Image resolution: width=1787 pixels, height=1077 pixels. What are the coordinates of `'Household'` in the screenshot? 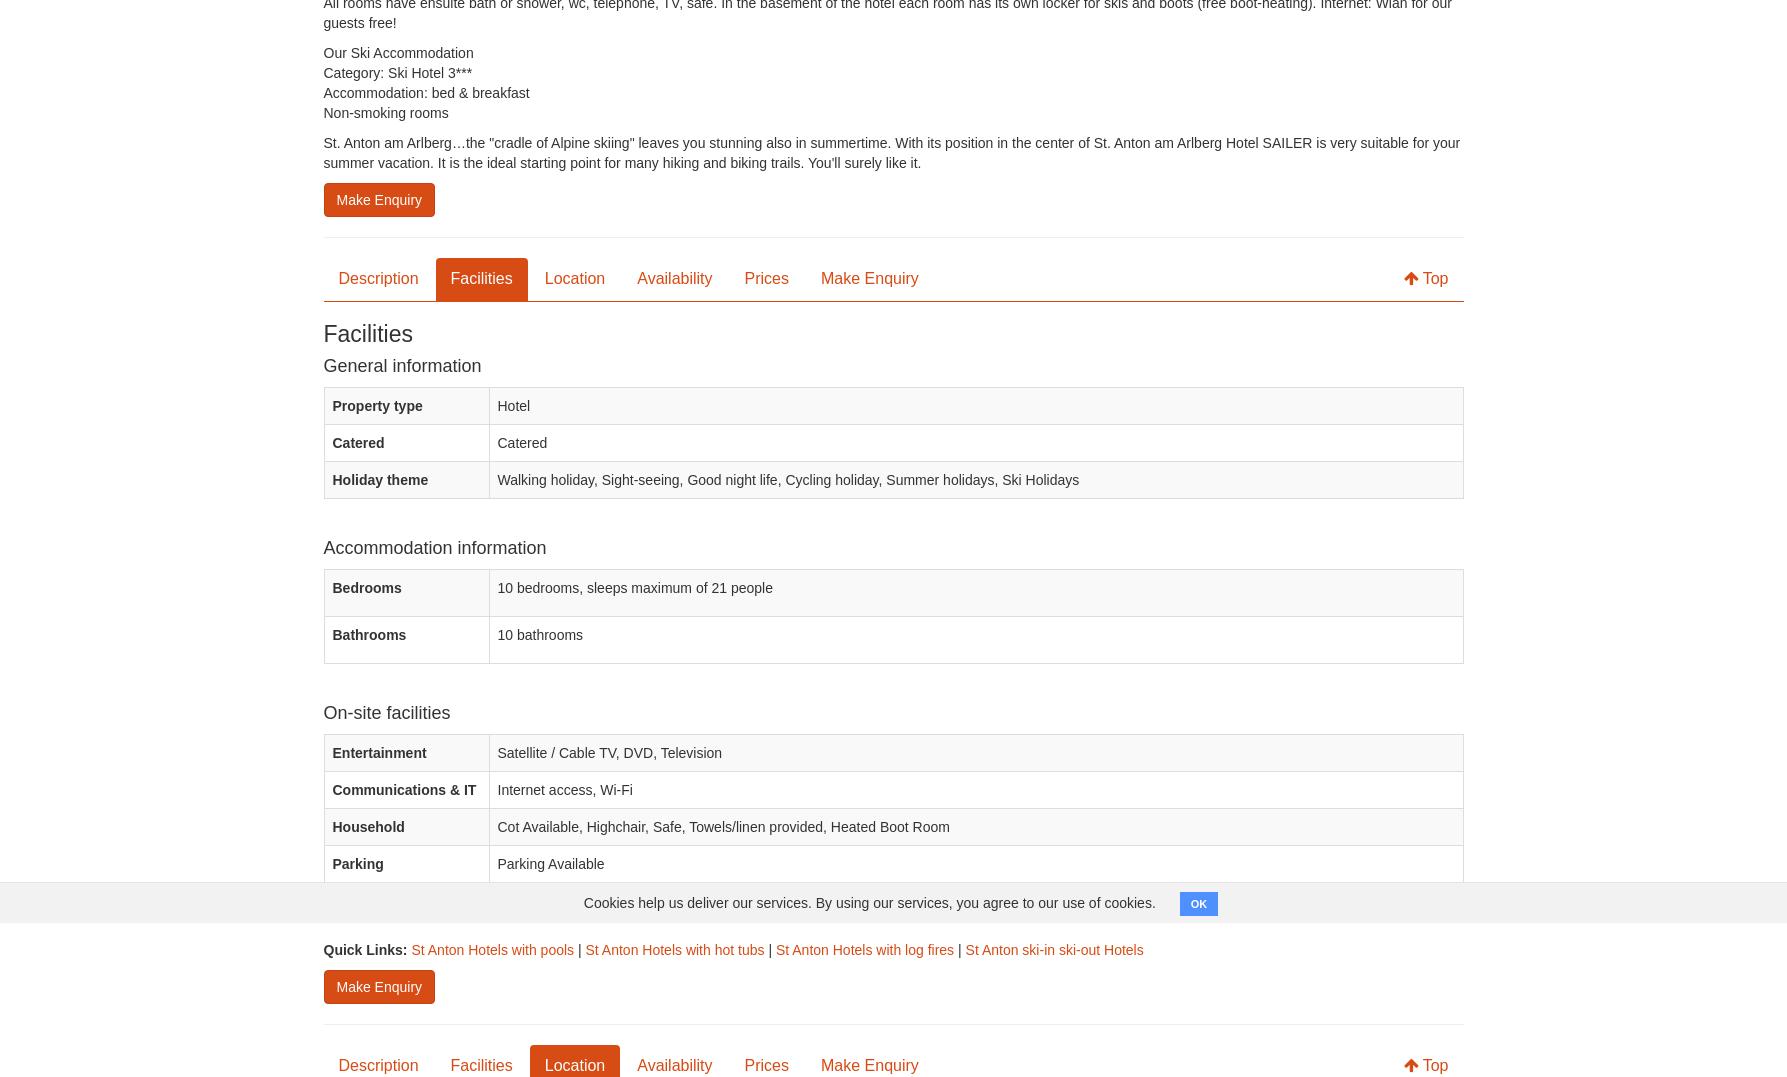 It's located at (367, 825).